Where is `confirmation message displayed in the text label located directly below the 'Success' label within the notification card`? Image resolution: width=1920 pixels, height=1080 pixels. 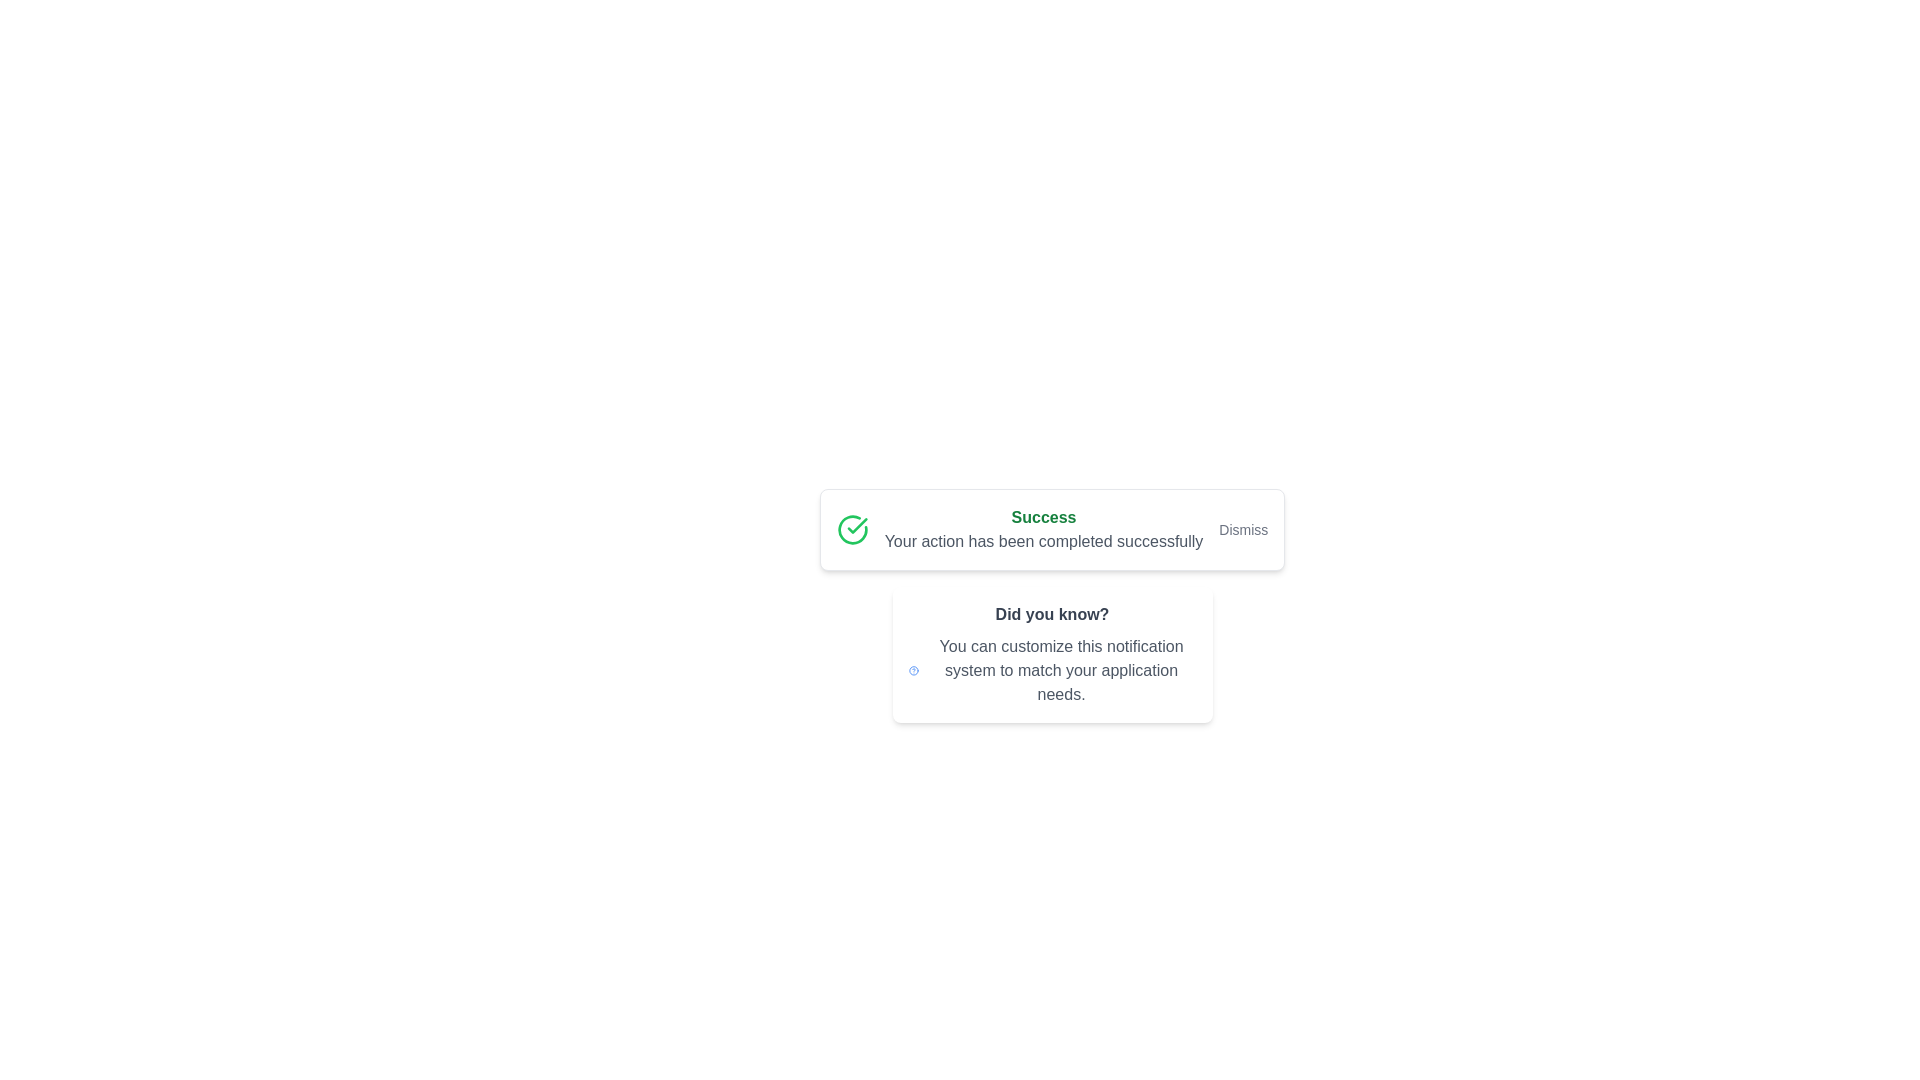
confirmation message displayed in the text label located directly below the 'Success' label within the notification card is located at coordinates (1042, 542).